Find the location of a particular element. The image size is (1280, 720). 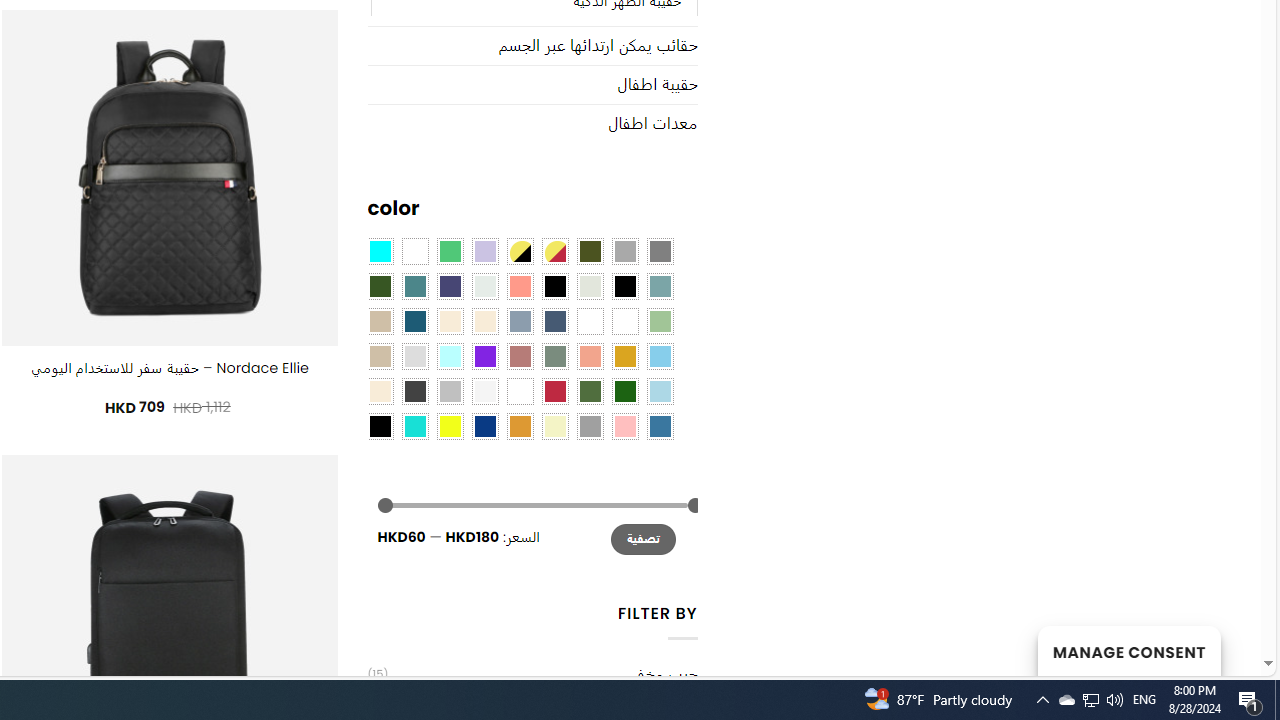

'Black-Brown' is located at coordinates (623, 285).